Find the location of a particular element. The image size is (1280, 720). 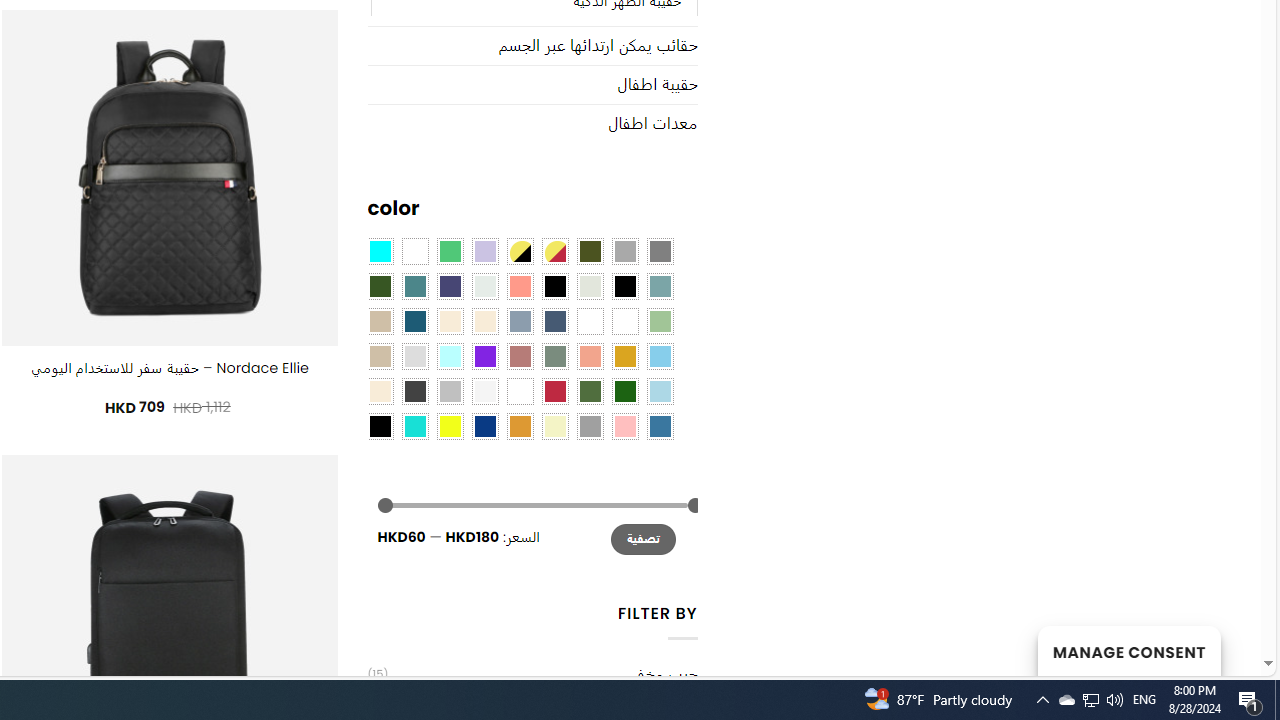

'Black-Brown' is located at coordinates (623, 285).